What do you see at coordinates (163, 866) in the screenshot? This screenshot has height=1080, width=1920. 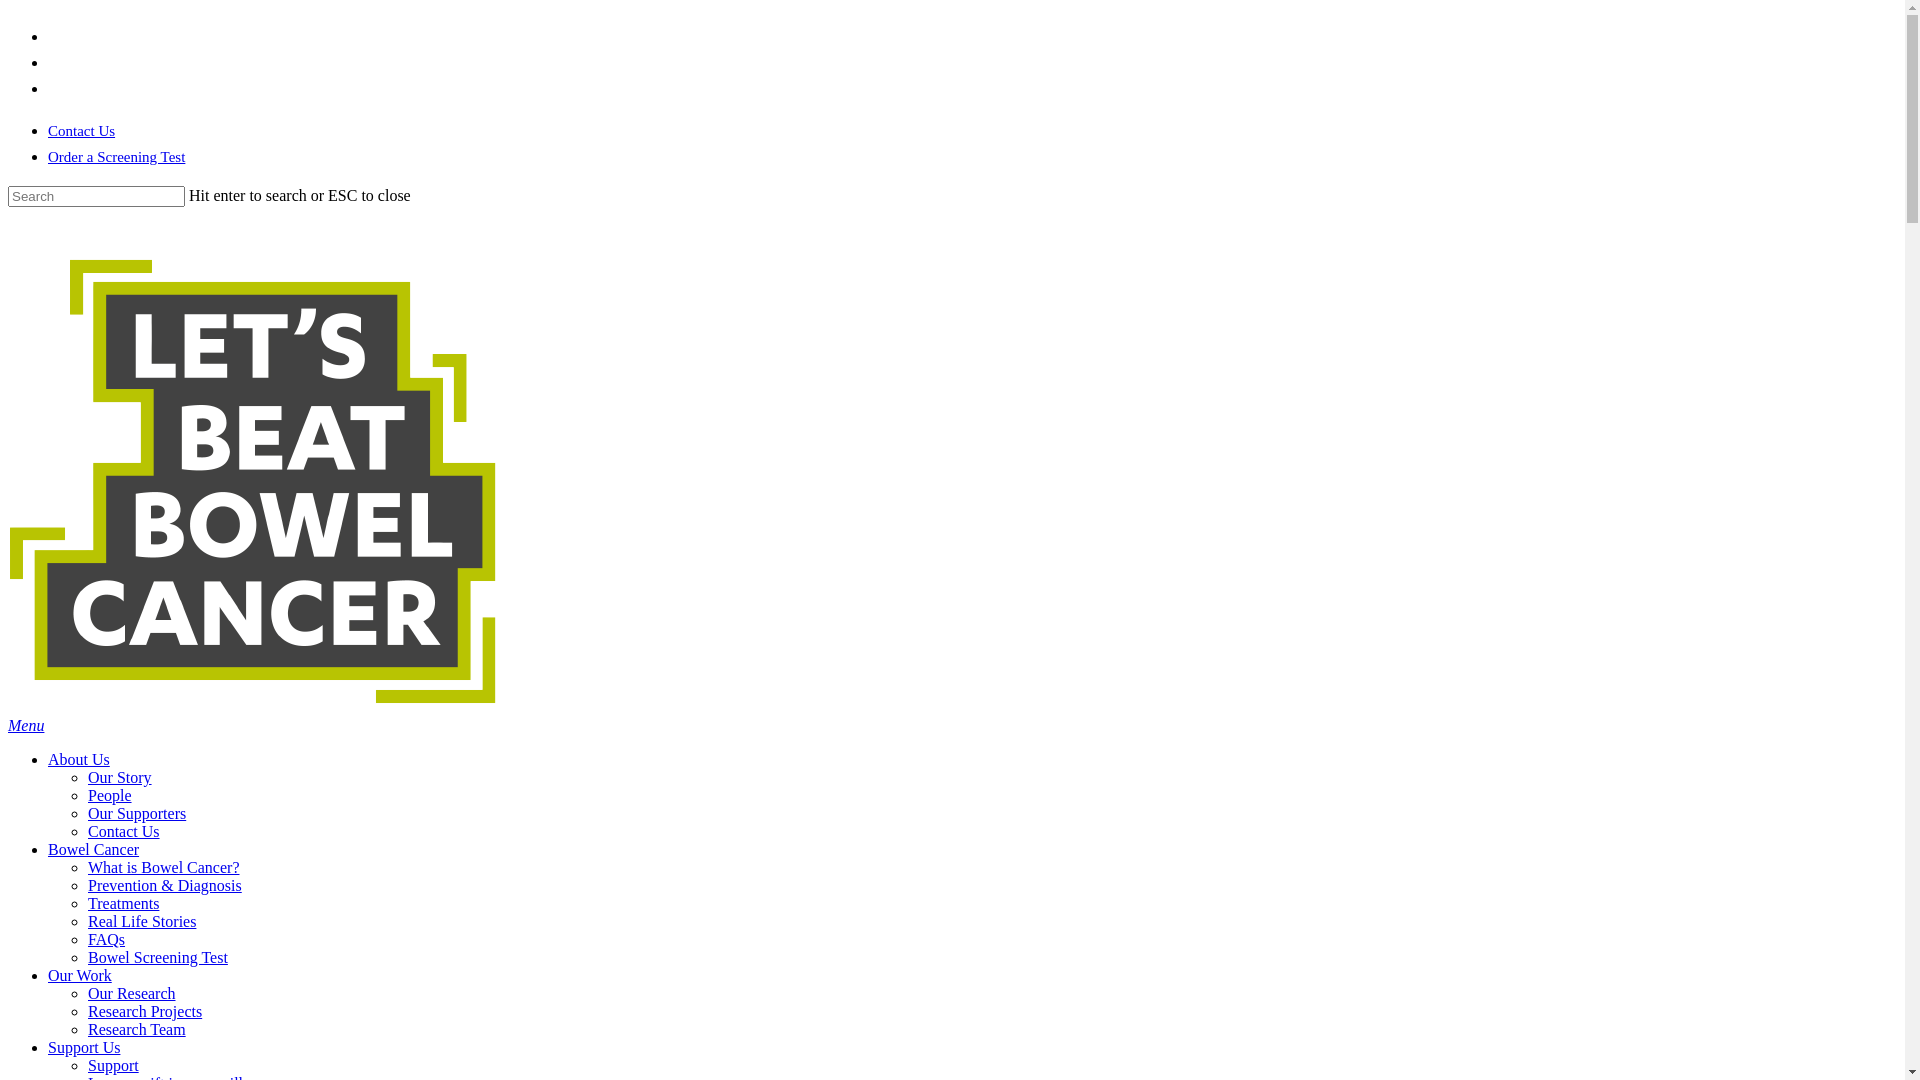 I see `'What is Bowel Cancer?'` at bounding box center [163, 866].